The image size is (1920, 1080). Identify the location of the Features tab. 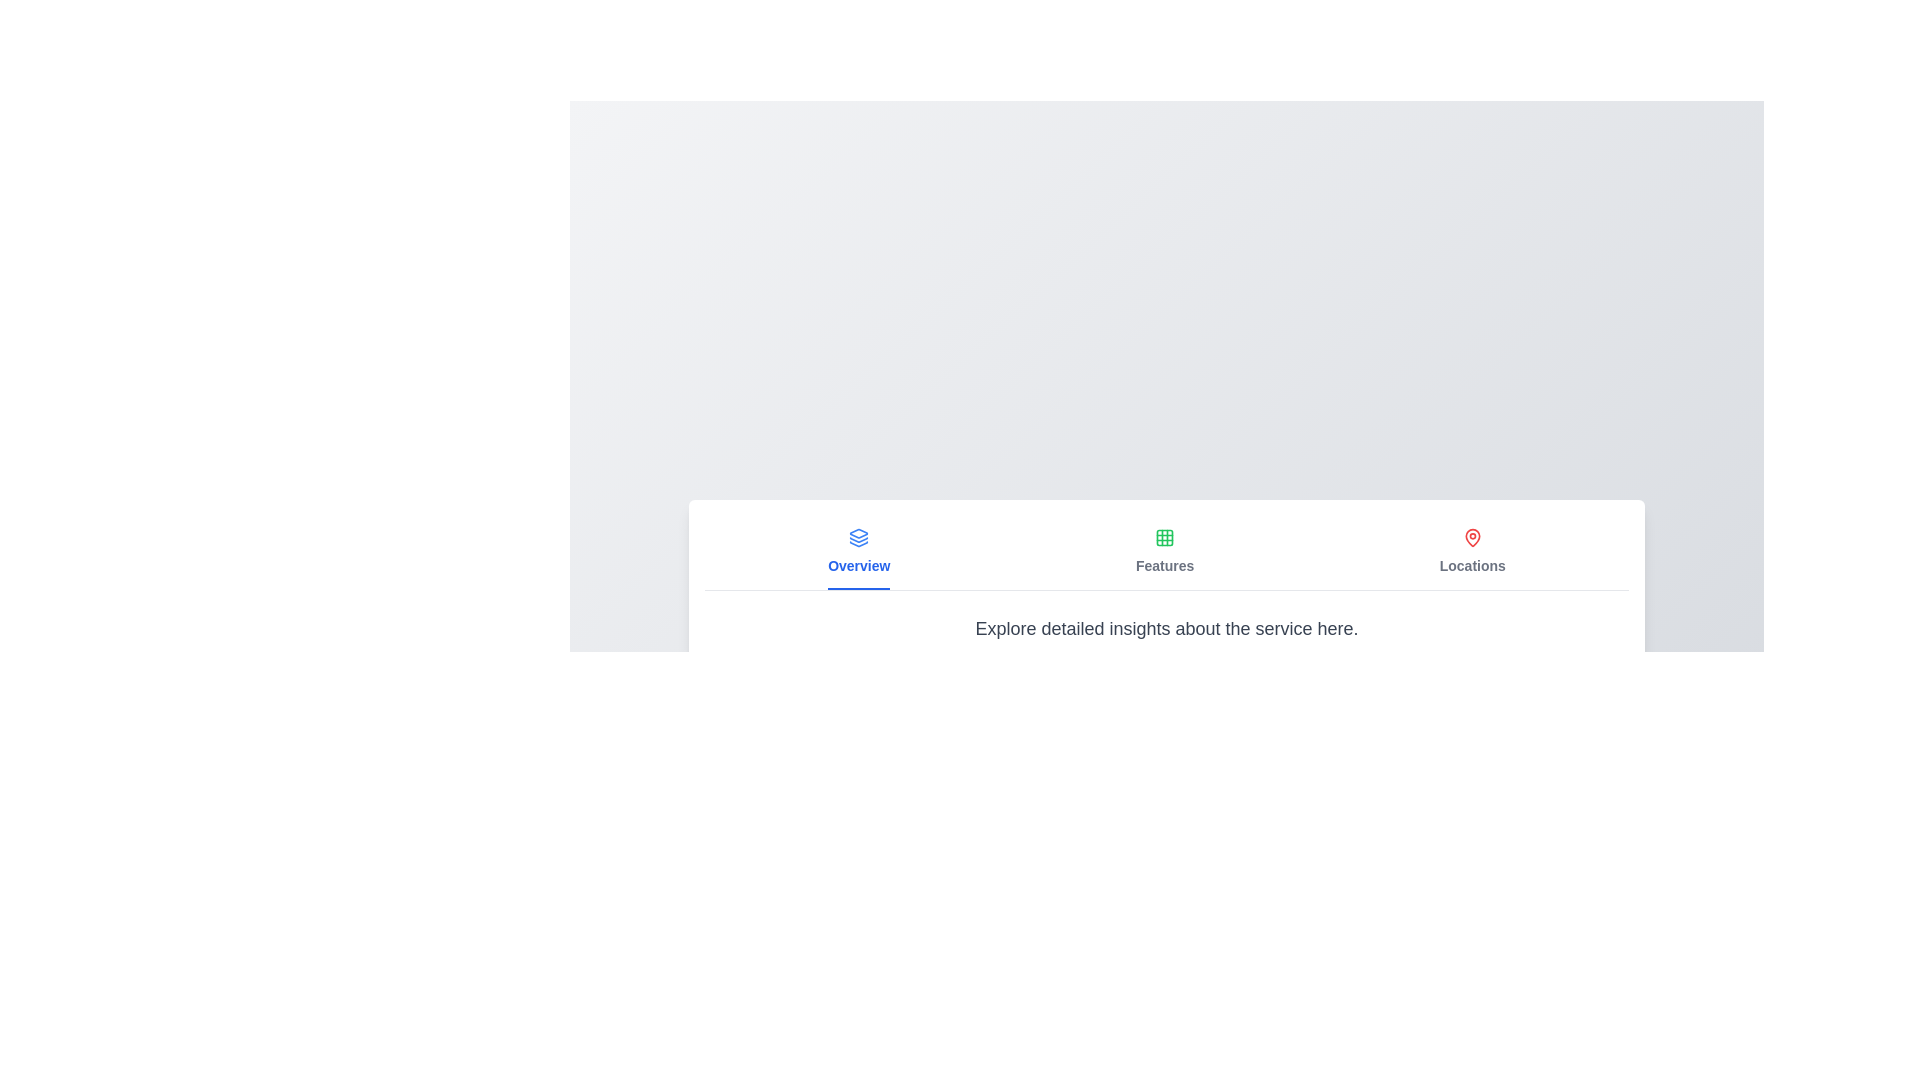
(1165, 552).